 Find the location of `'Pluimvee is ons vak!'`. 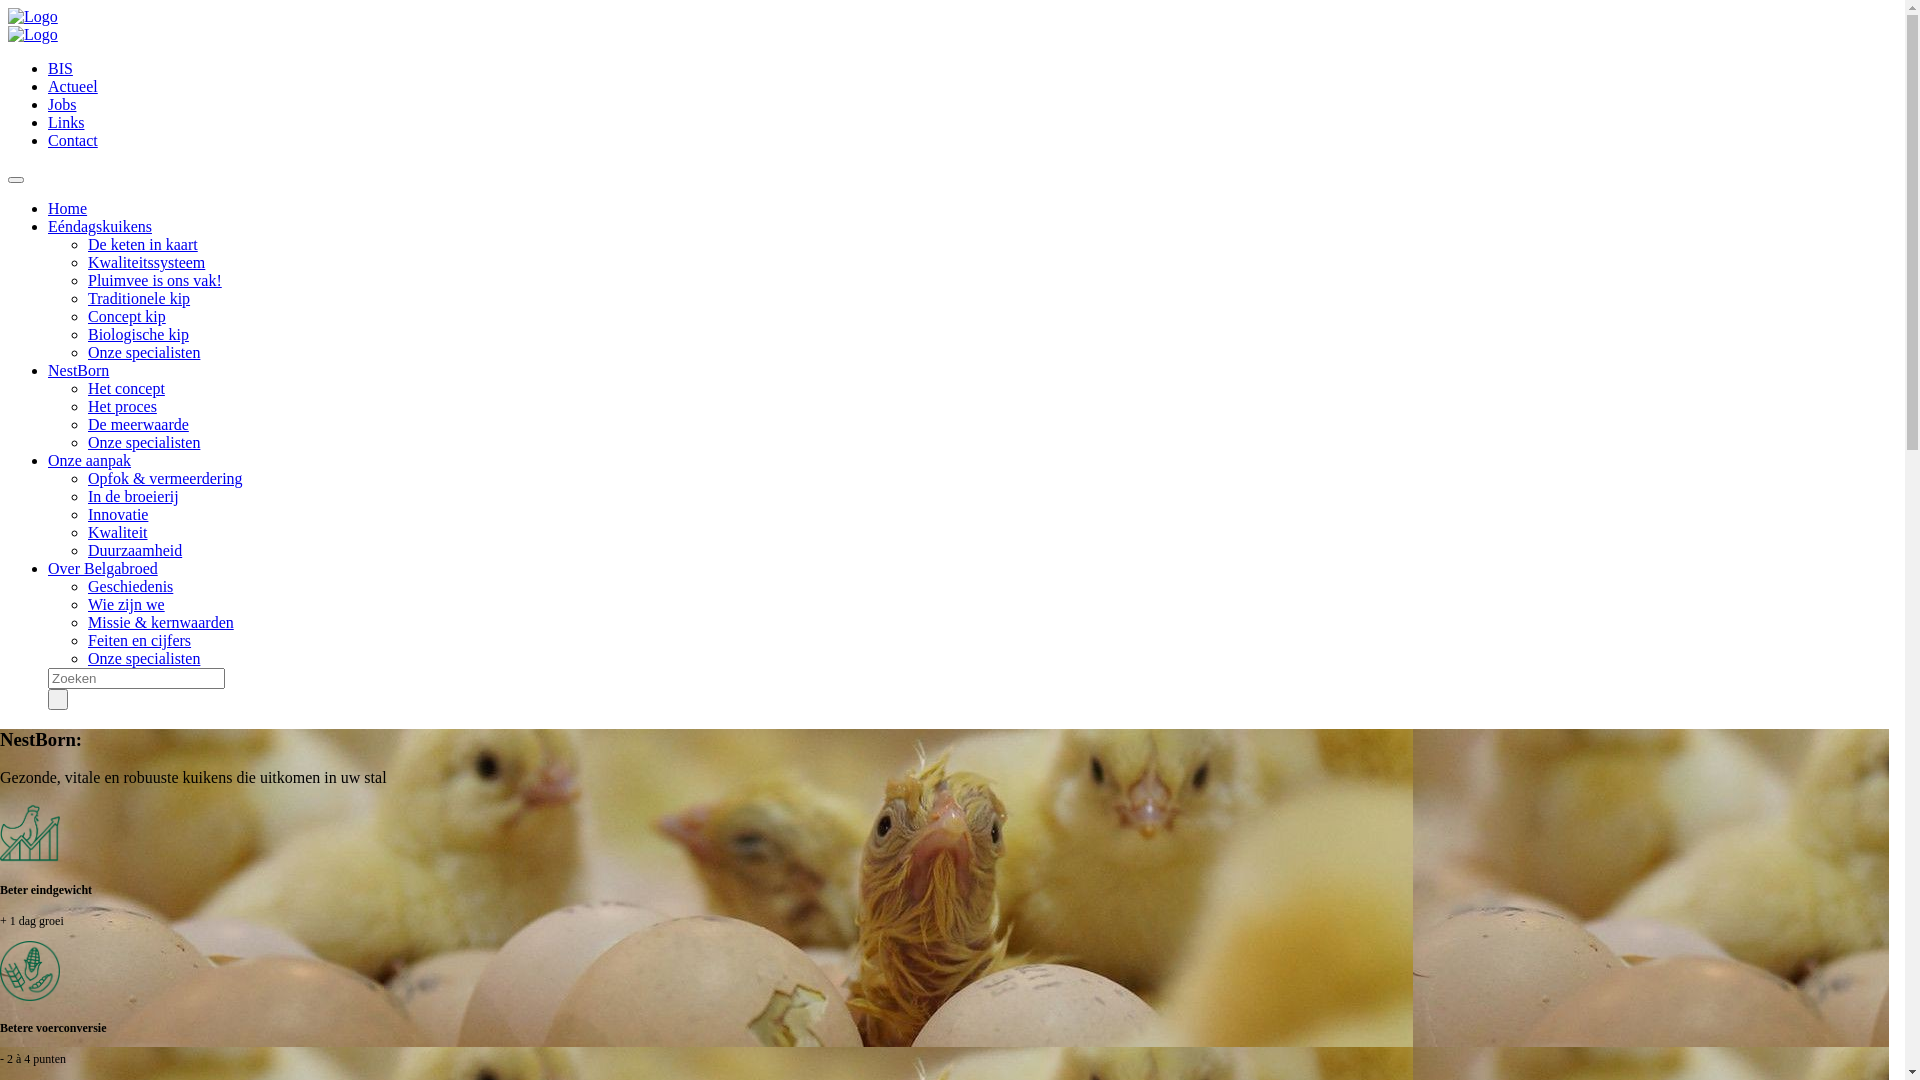

'Pluimvee is ons vak!' is located at coordinates (86, 280).